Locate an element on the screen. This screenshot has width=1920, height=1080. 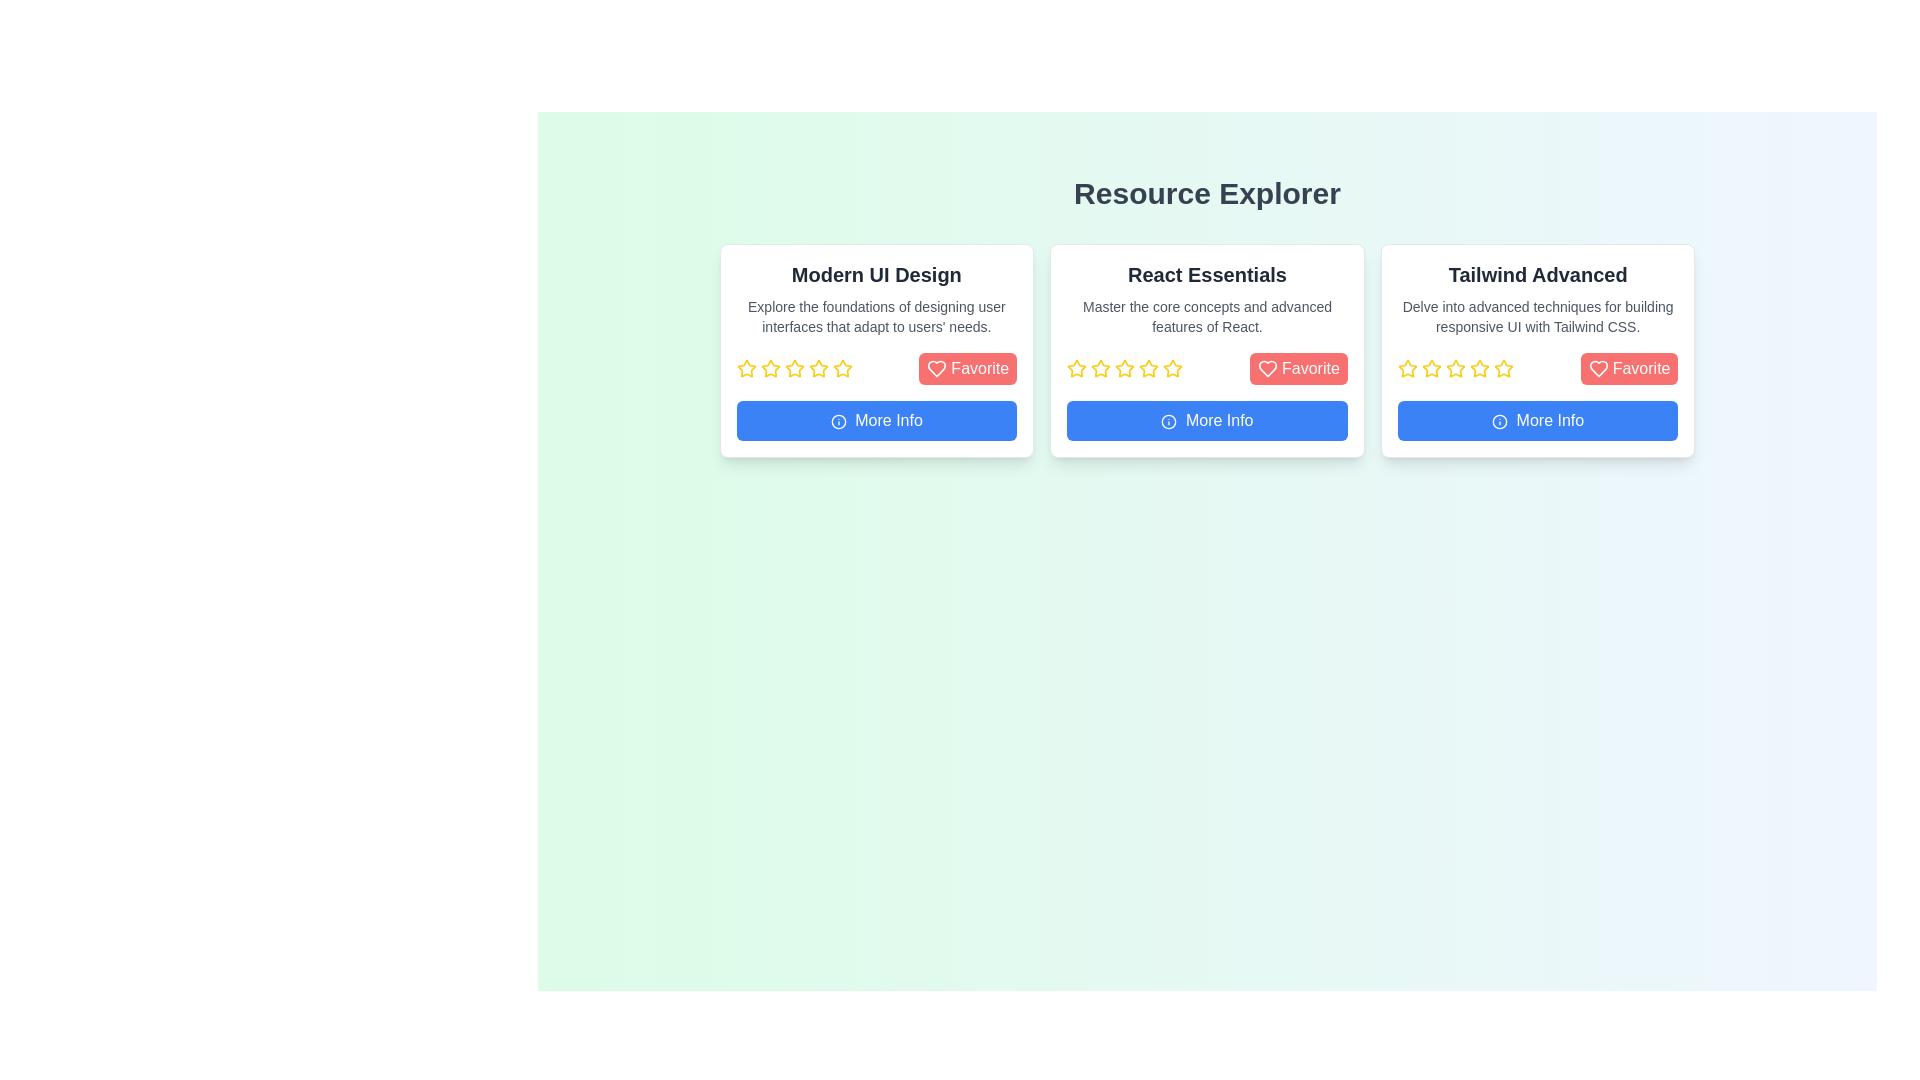
the first star icon in the rating widget of the 'React Essentials' card is located at coordinates (1076, 369).